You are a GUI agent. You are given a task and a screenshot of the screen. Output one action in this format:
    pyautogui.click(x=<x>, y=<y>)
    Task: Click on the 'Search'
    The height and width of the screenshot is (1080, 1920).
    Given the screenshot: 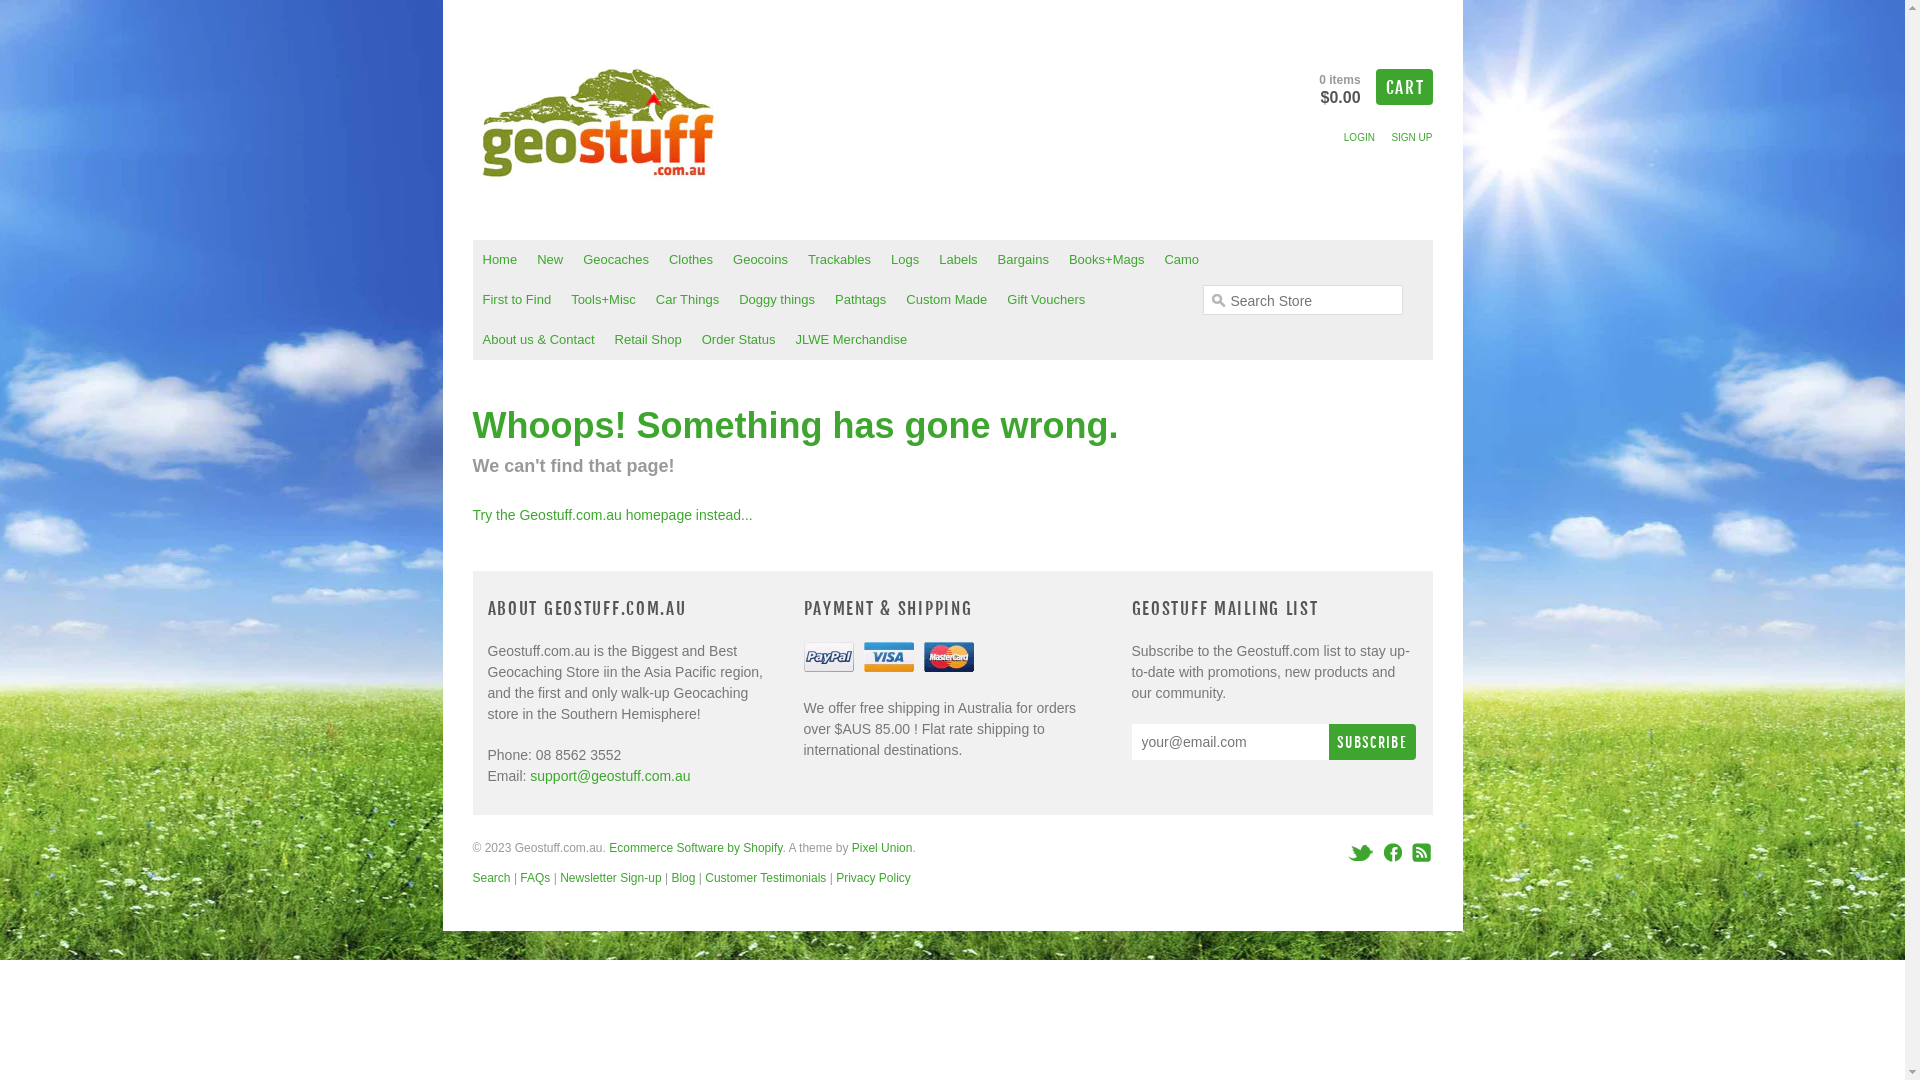 What is the action you would take?
    pyautogui.click(x=470, y=877)
    